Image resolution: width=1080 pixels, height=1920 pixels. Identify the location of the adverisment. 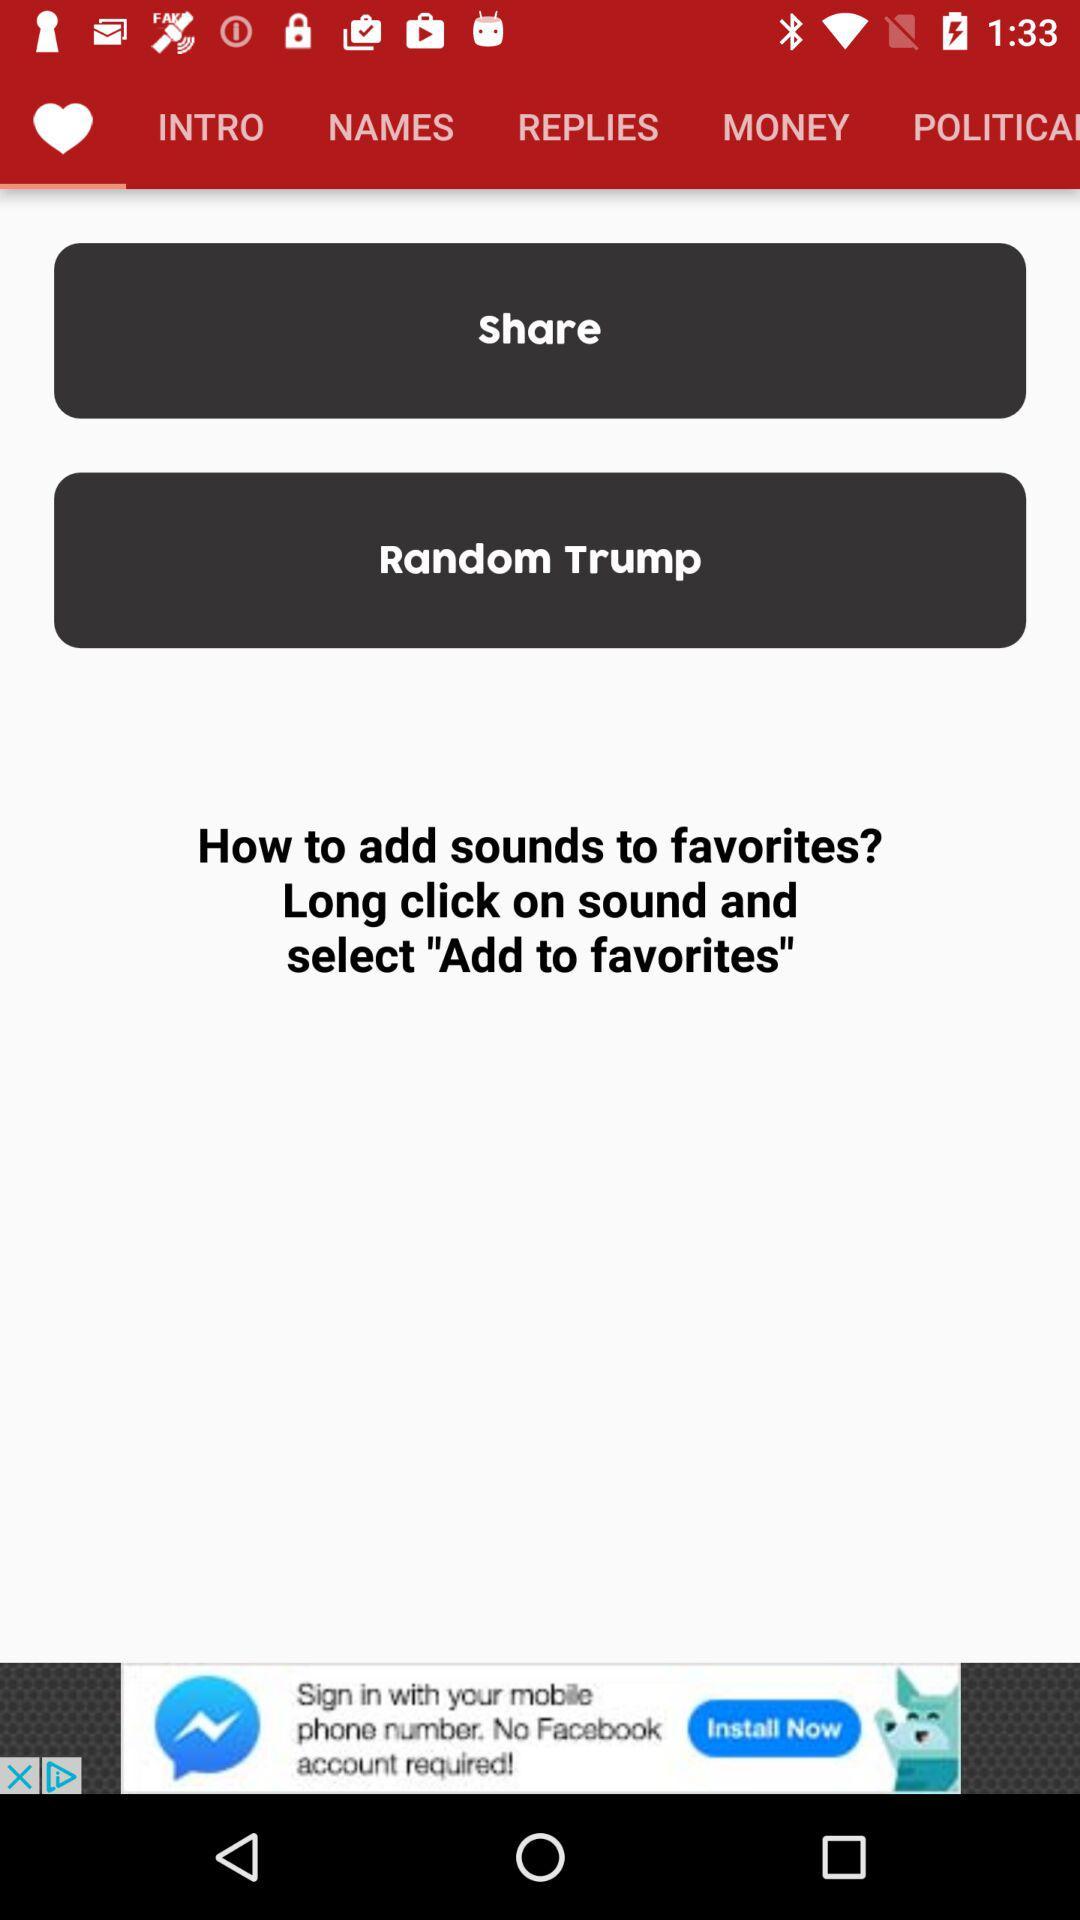
(540, 1727).